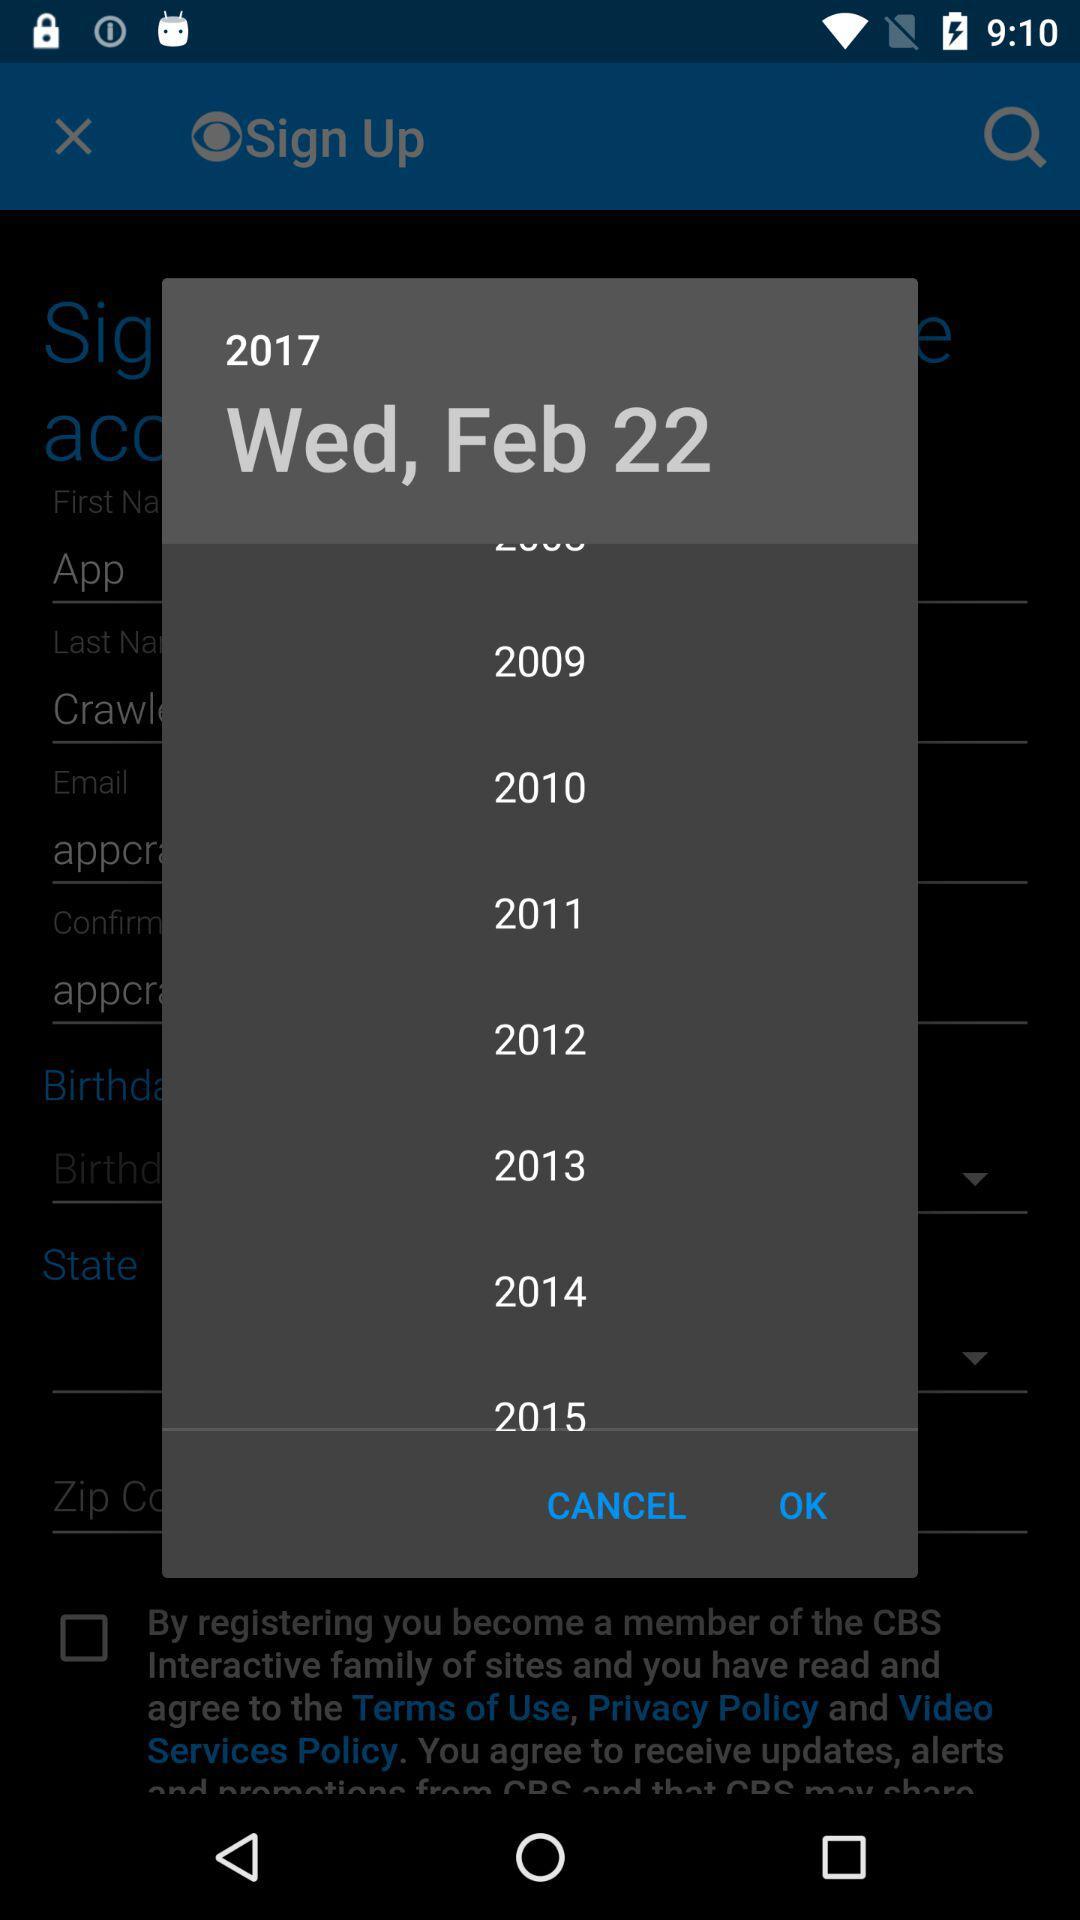  What do you see at coordinates (540, 327) in the screenshot?
I see `the 2017` at bounding box center [540, 327].